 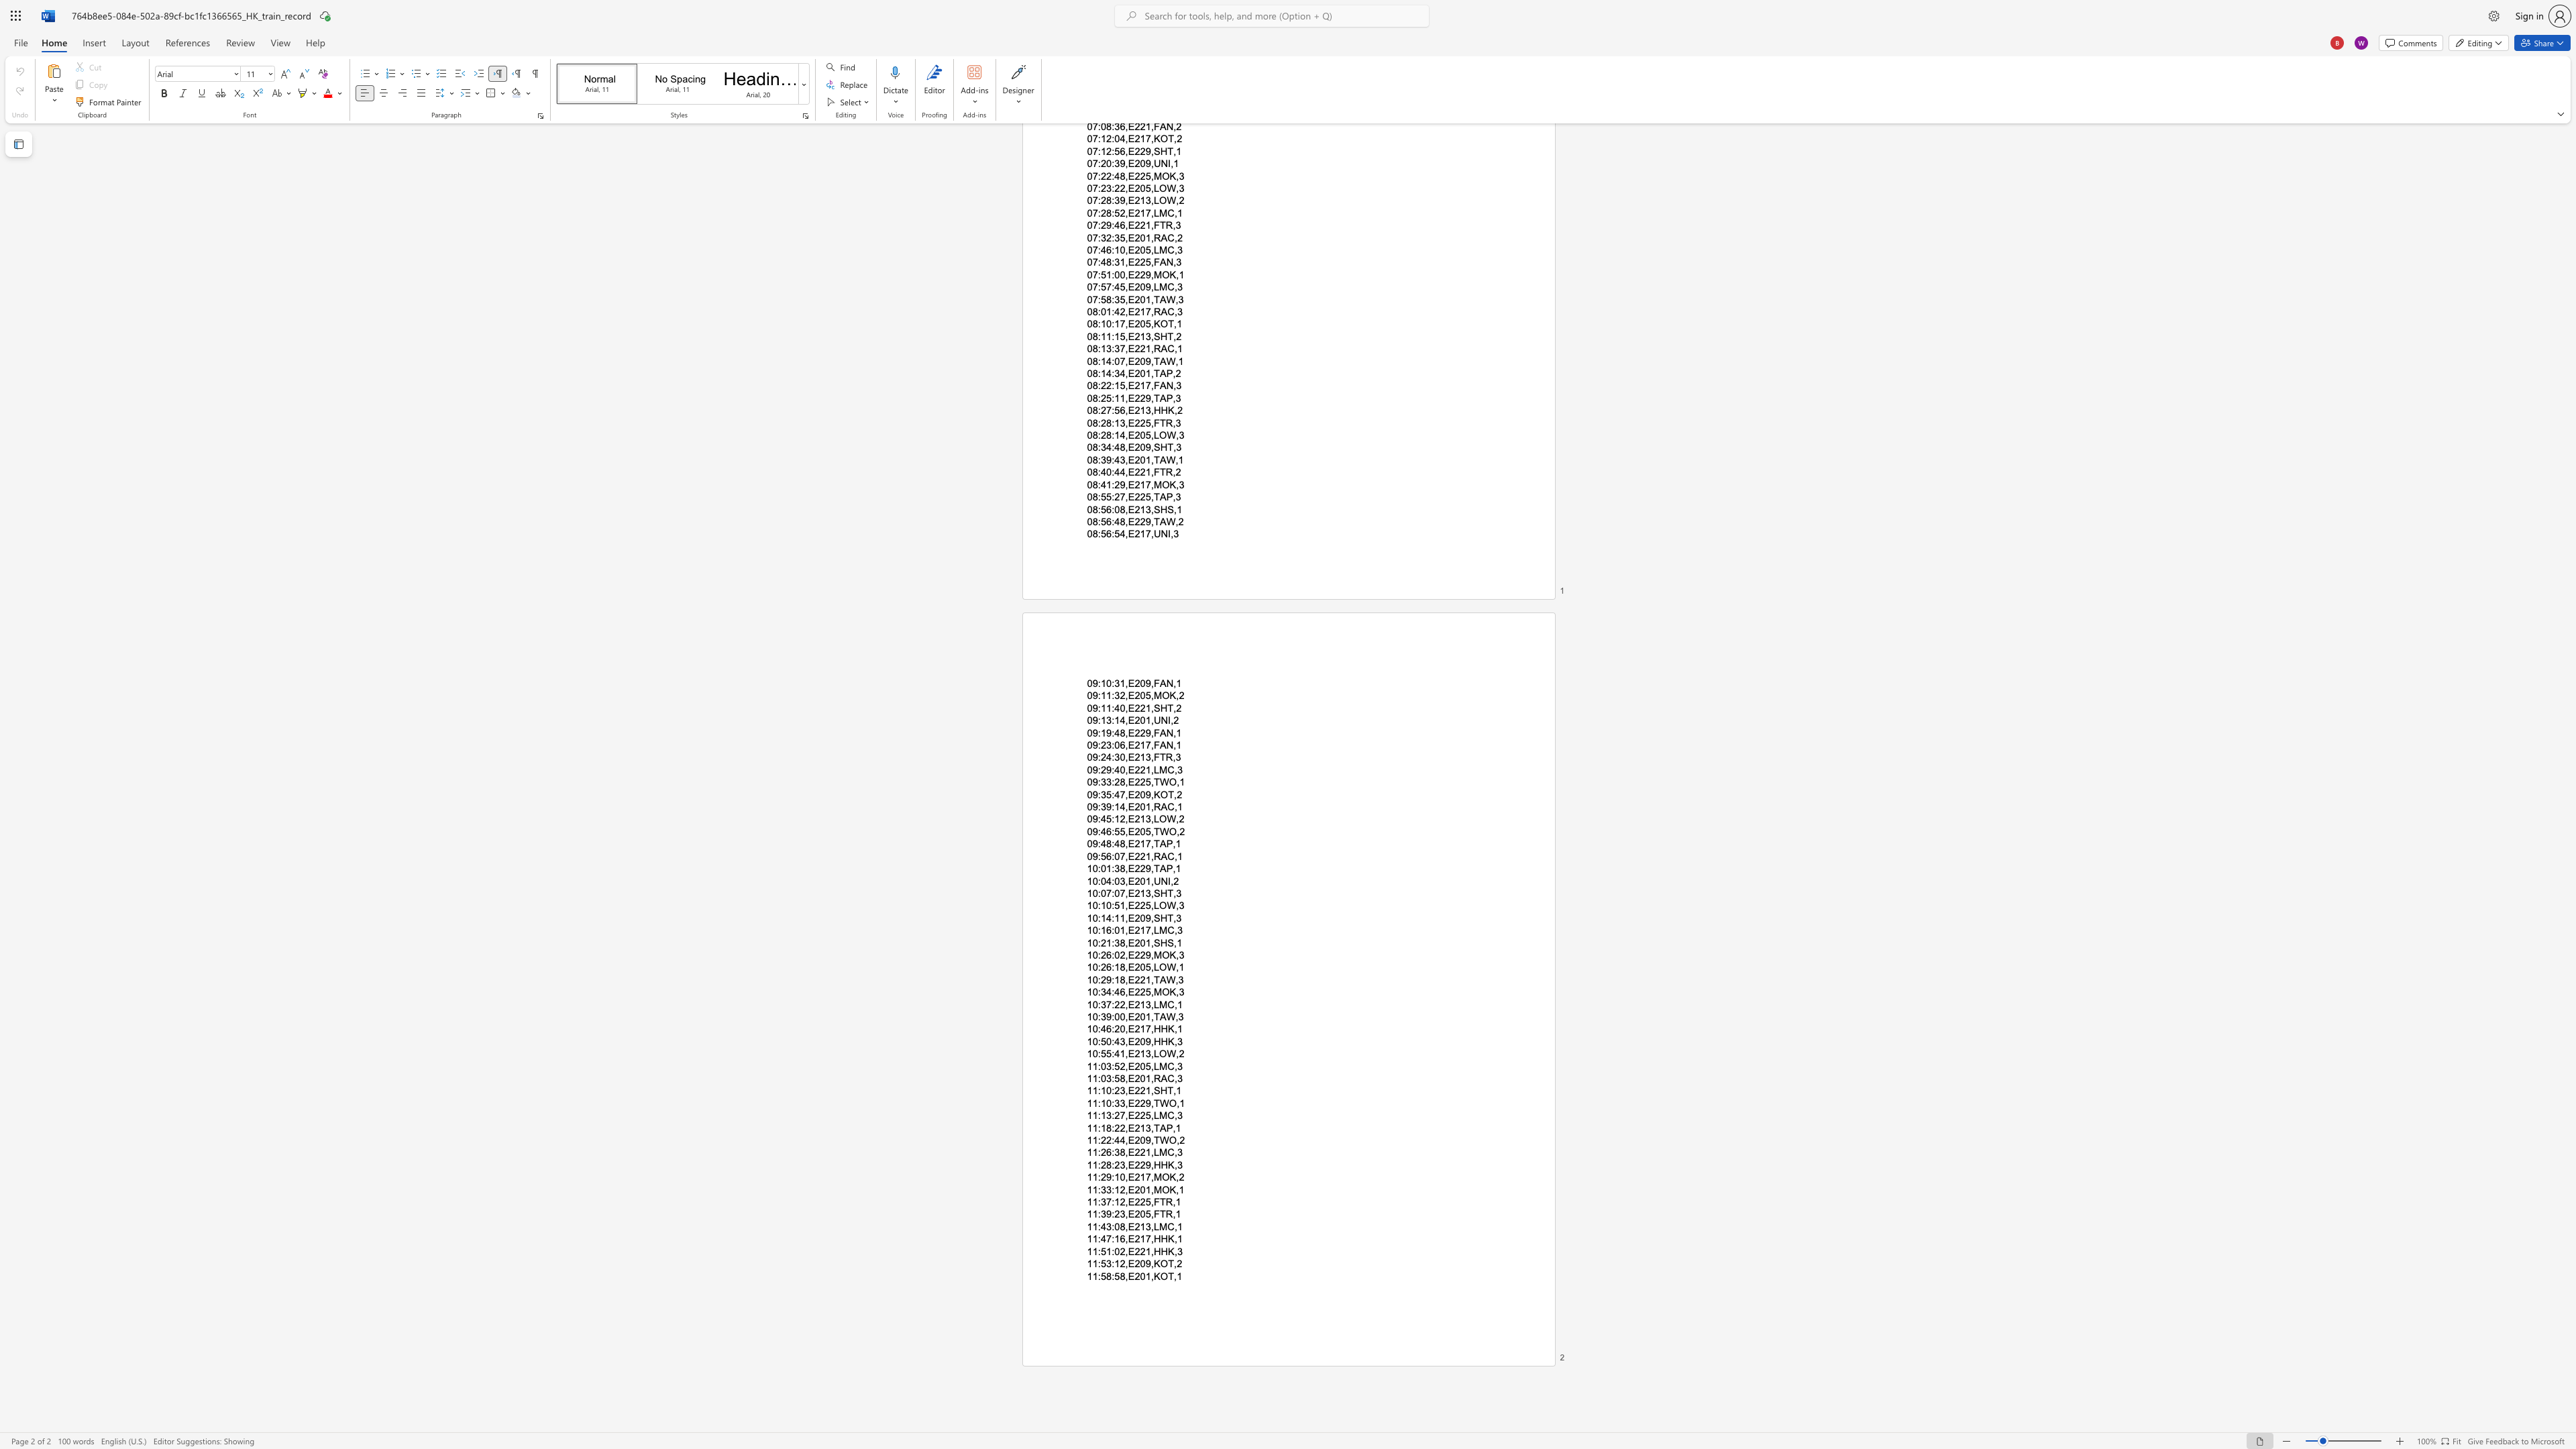 What do you see at coordinates (1124, 1275) in the screenshot?
I see `the space between the continuous character "8" and "," in the text` at bounding box center [1124, 1275].